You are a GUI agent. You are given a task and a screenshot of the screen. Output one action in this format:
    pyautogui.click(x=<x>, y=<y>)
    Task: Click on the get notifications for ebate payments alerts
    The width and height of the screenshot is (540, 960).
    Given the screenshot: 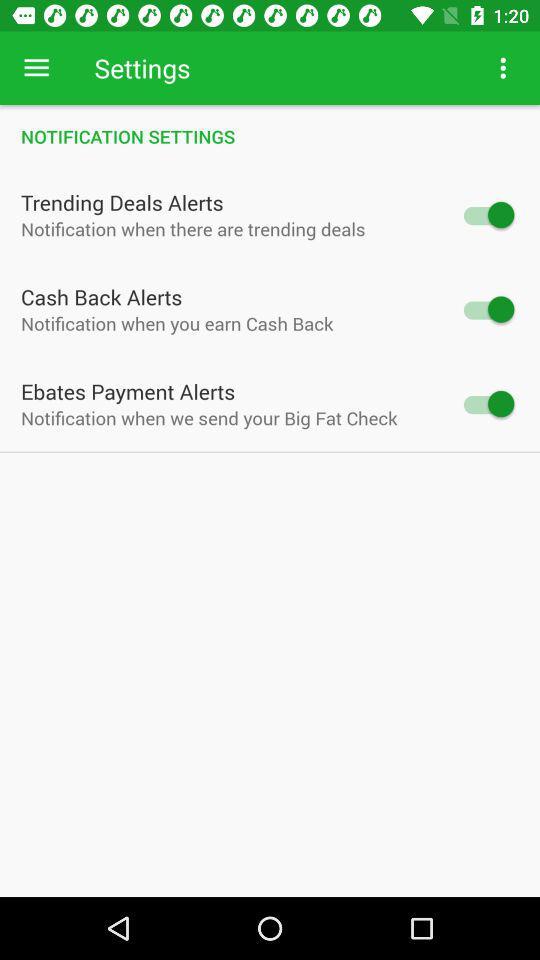 What is the action you would take?
    pyautogui.click(x=486, y=403)
    